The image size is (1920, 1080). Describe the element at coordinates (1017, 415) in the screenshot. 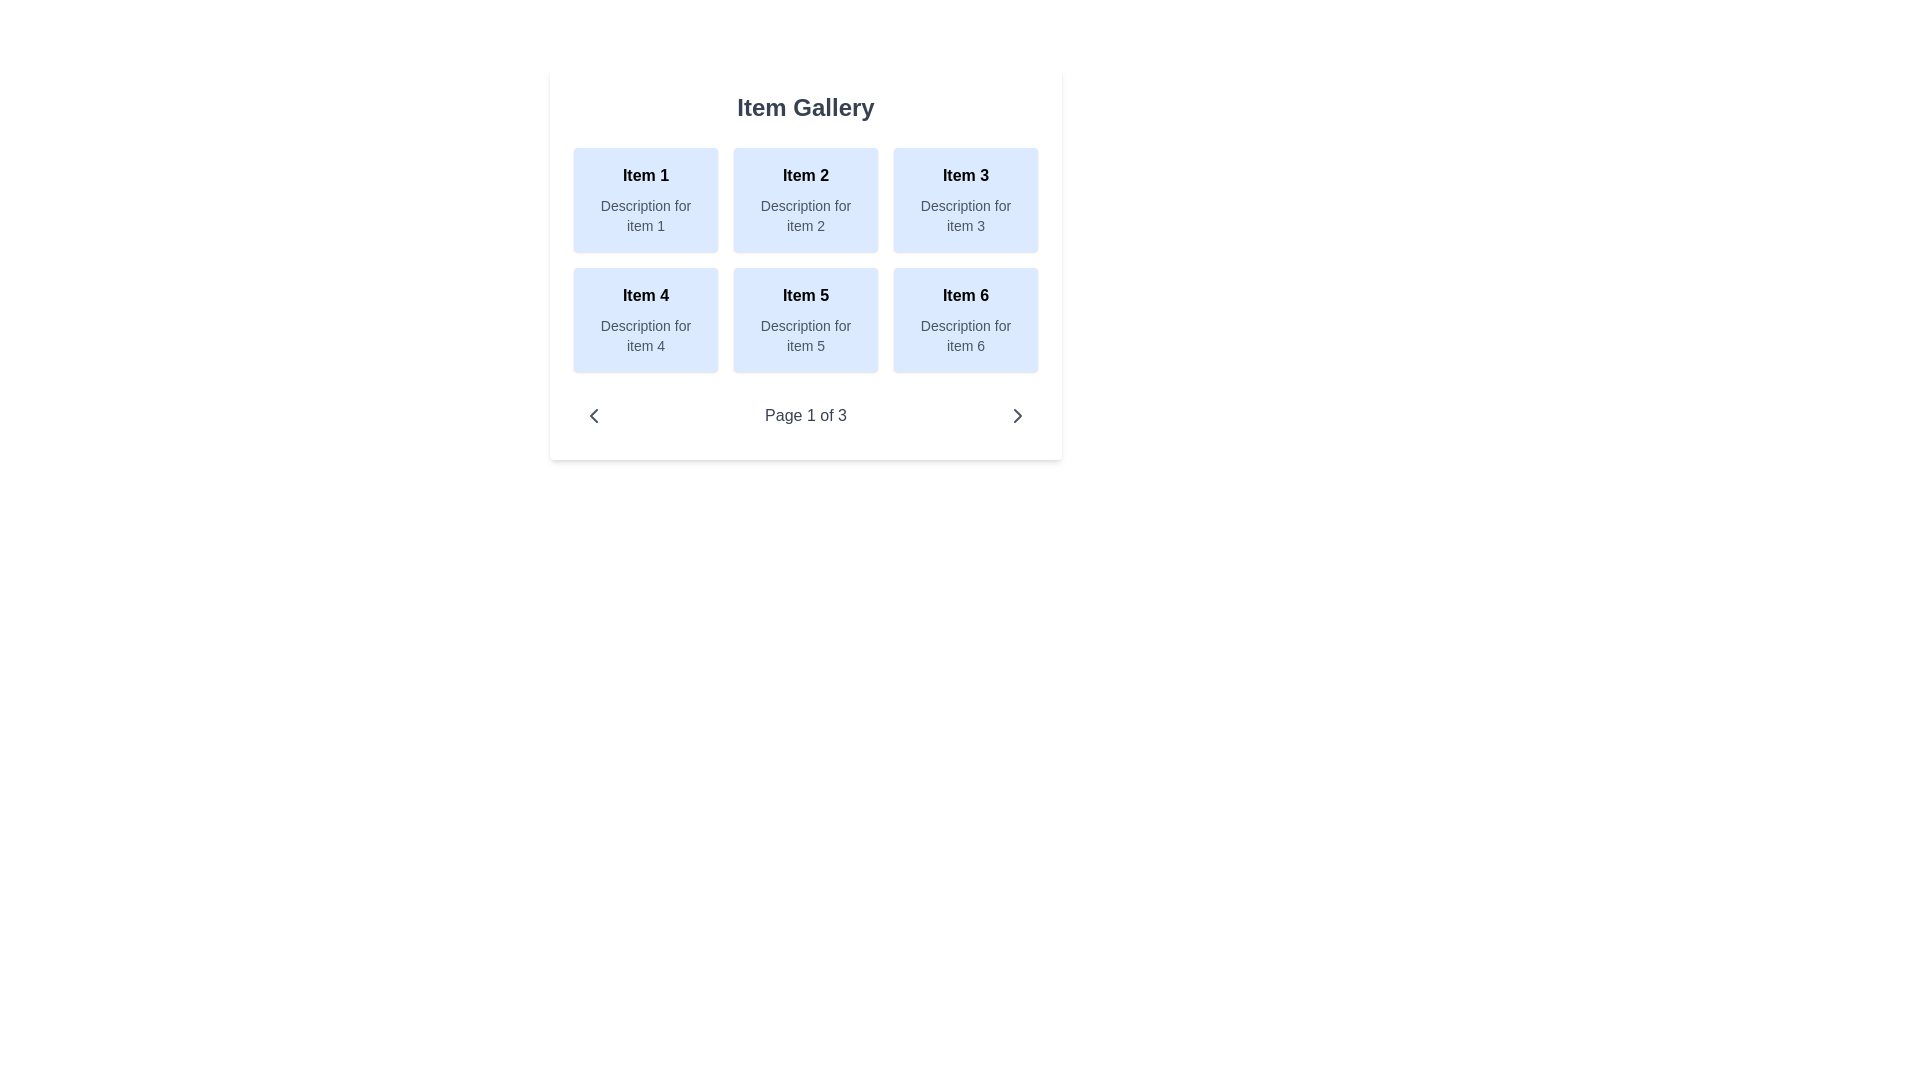

I see `the right-facing chevron icon button located at the bottom-right corner of the gallery interface to observe the color change effect` at that location.